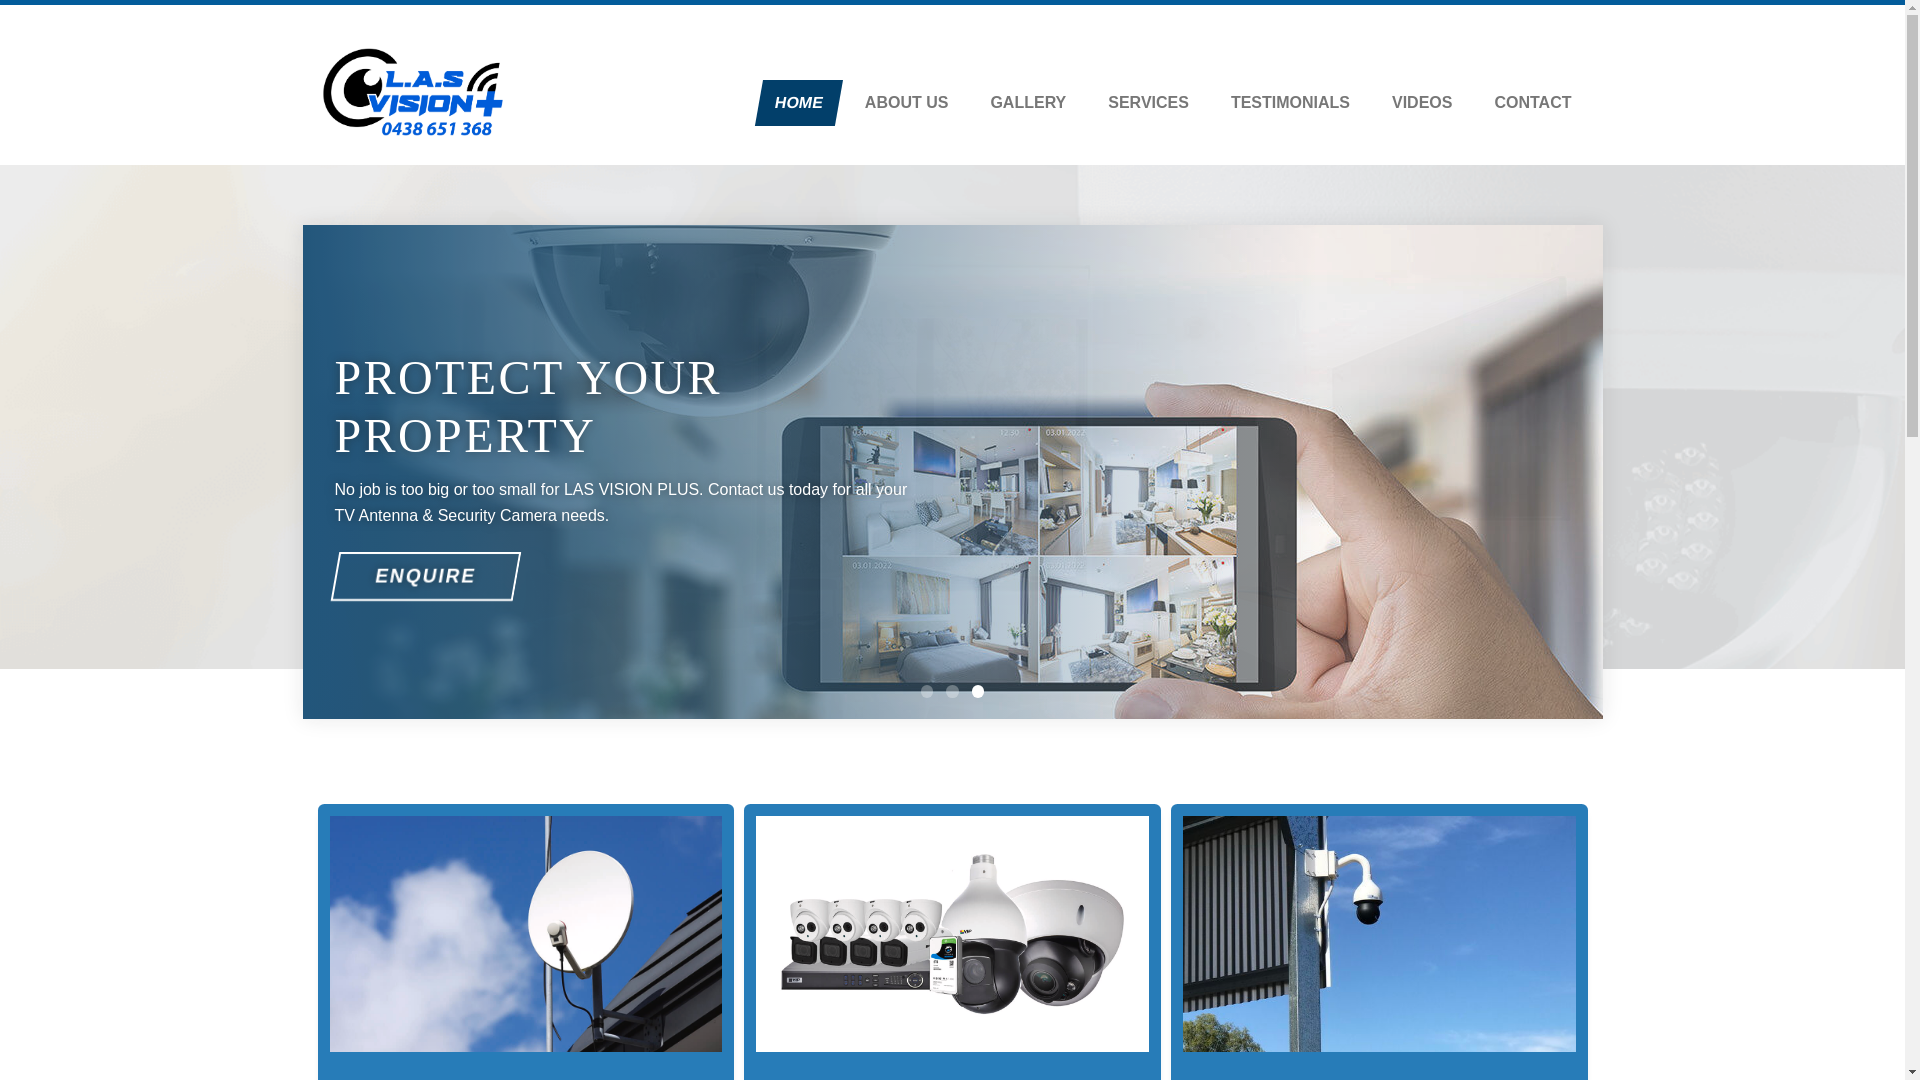 The height and width of the screenshot is (1080, 1920). I want to click on 'SERVICES', so click(1090, 103).